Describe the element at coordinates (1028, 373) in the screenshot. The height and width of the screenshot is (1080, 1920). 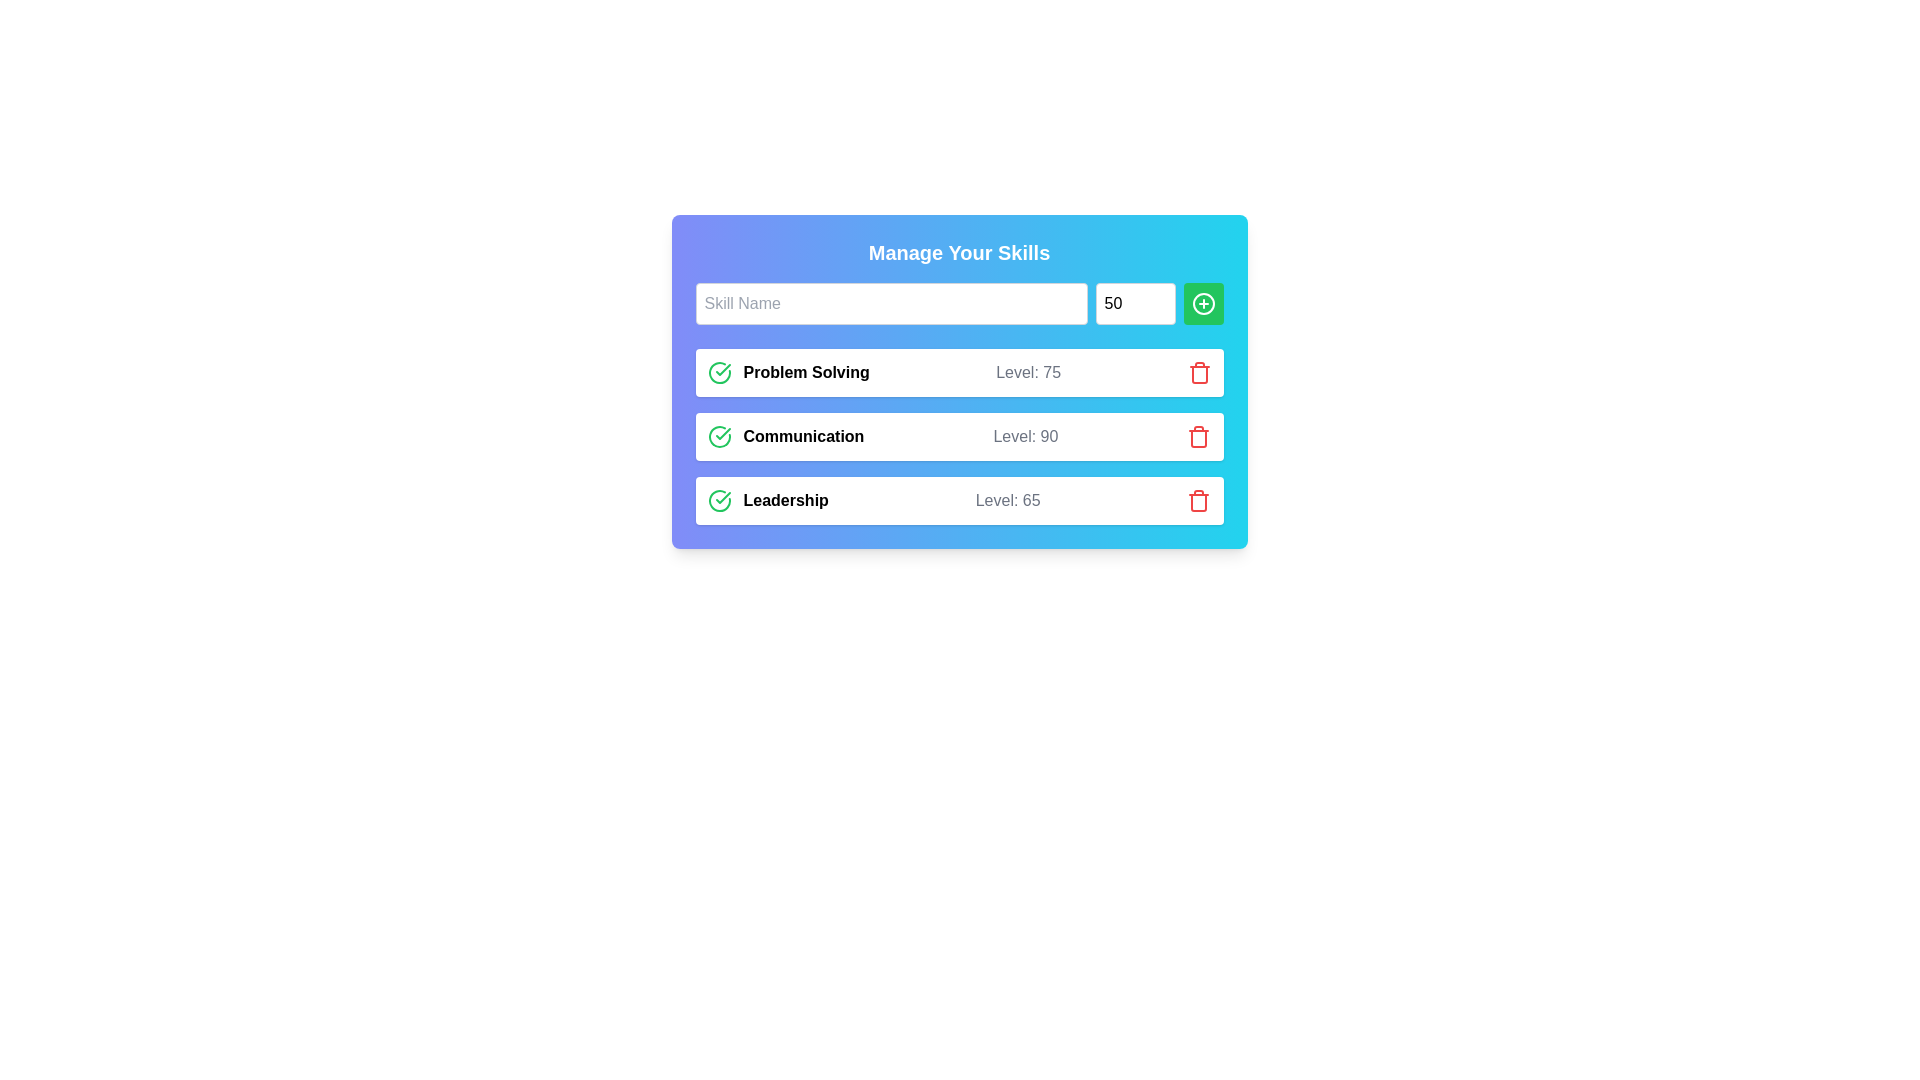
I see `the static text label that displays the skill level '75' for the 'Problem Solving' category, located on the right side of the associated list item` at that location.